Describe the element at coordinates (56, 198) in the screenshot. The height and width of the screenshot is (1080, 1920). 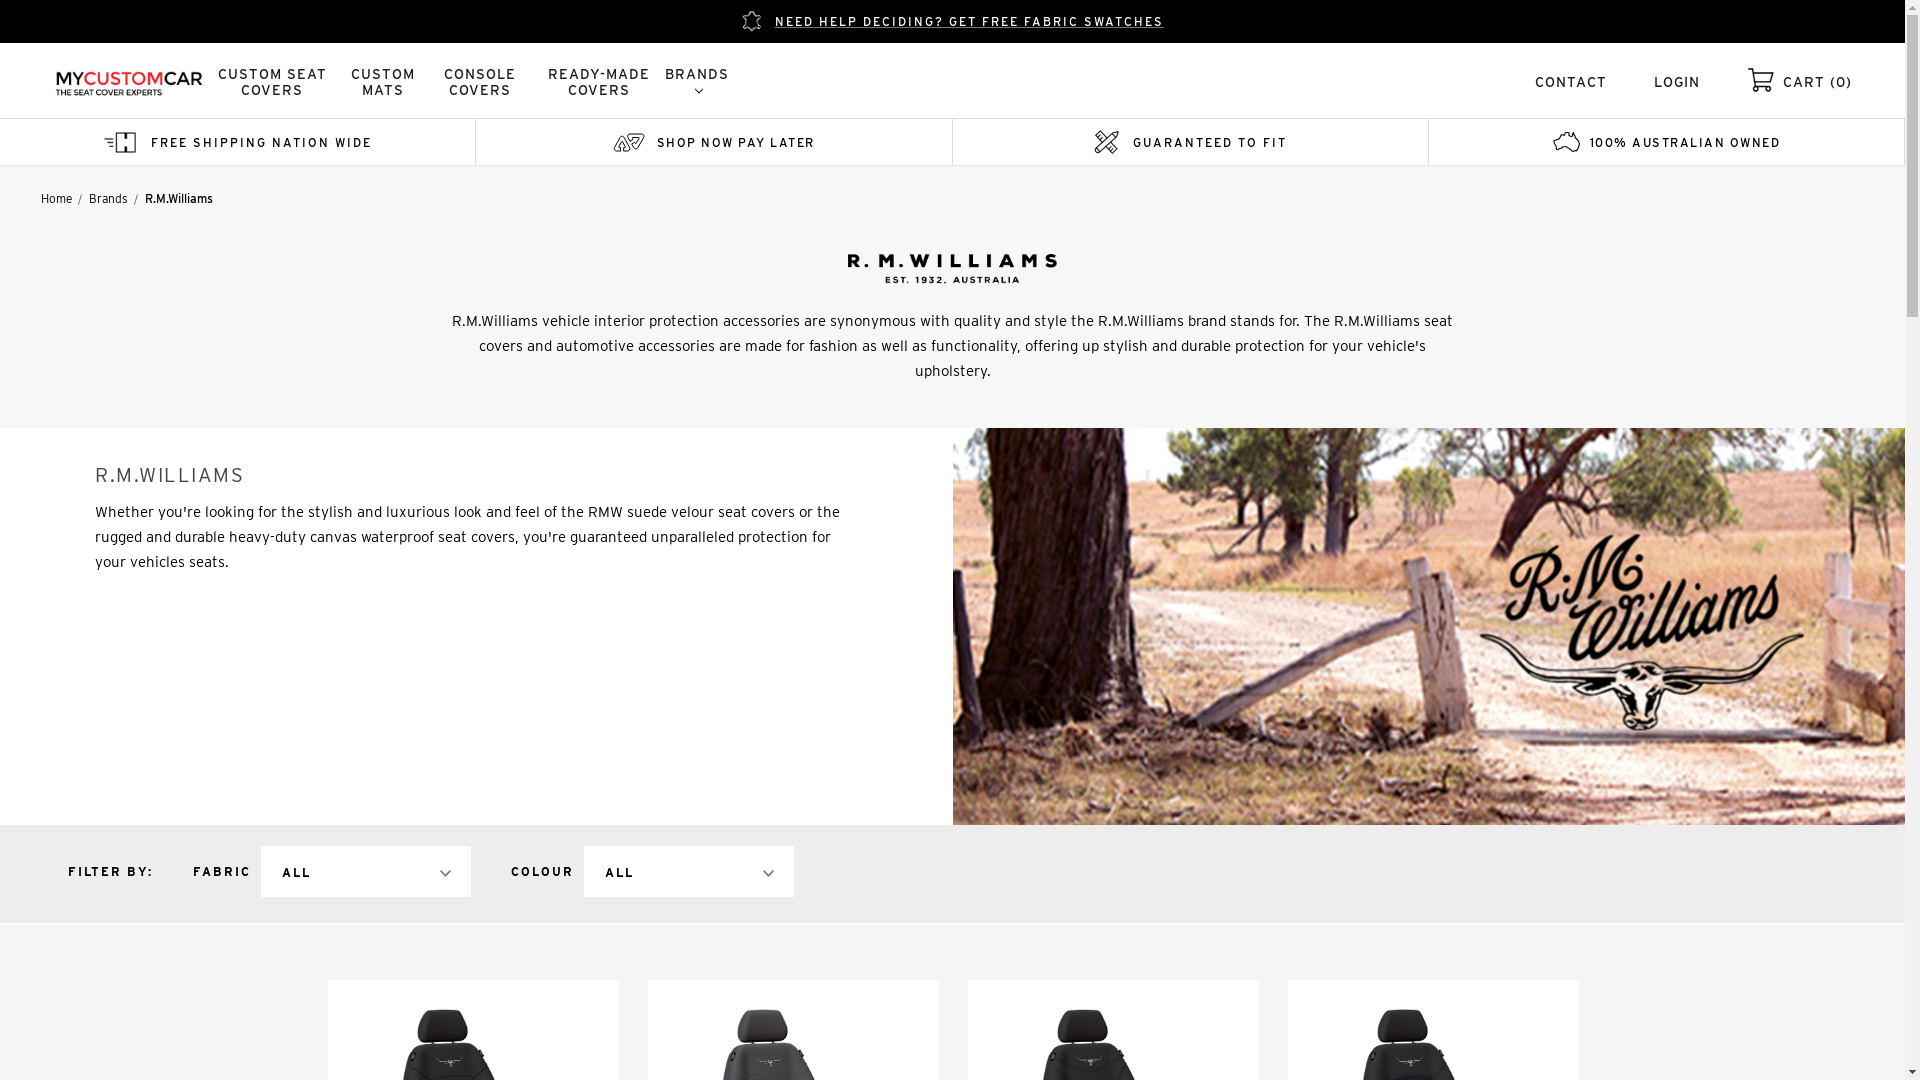
I see `'Home'` at that location.